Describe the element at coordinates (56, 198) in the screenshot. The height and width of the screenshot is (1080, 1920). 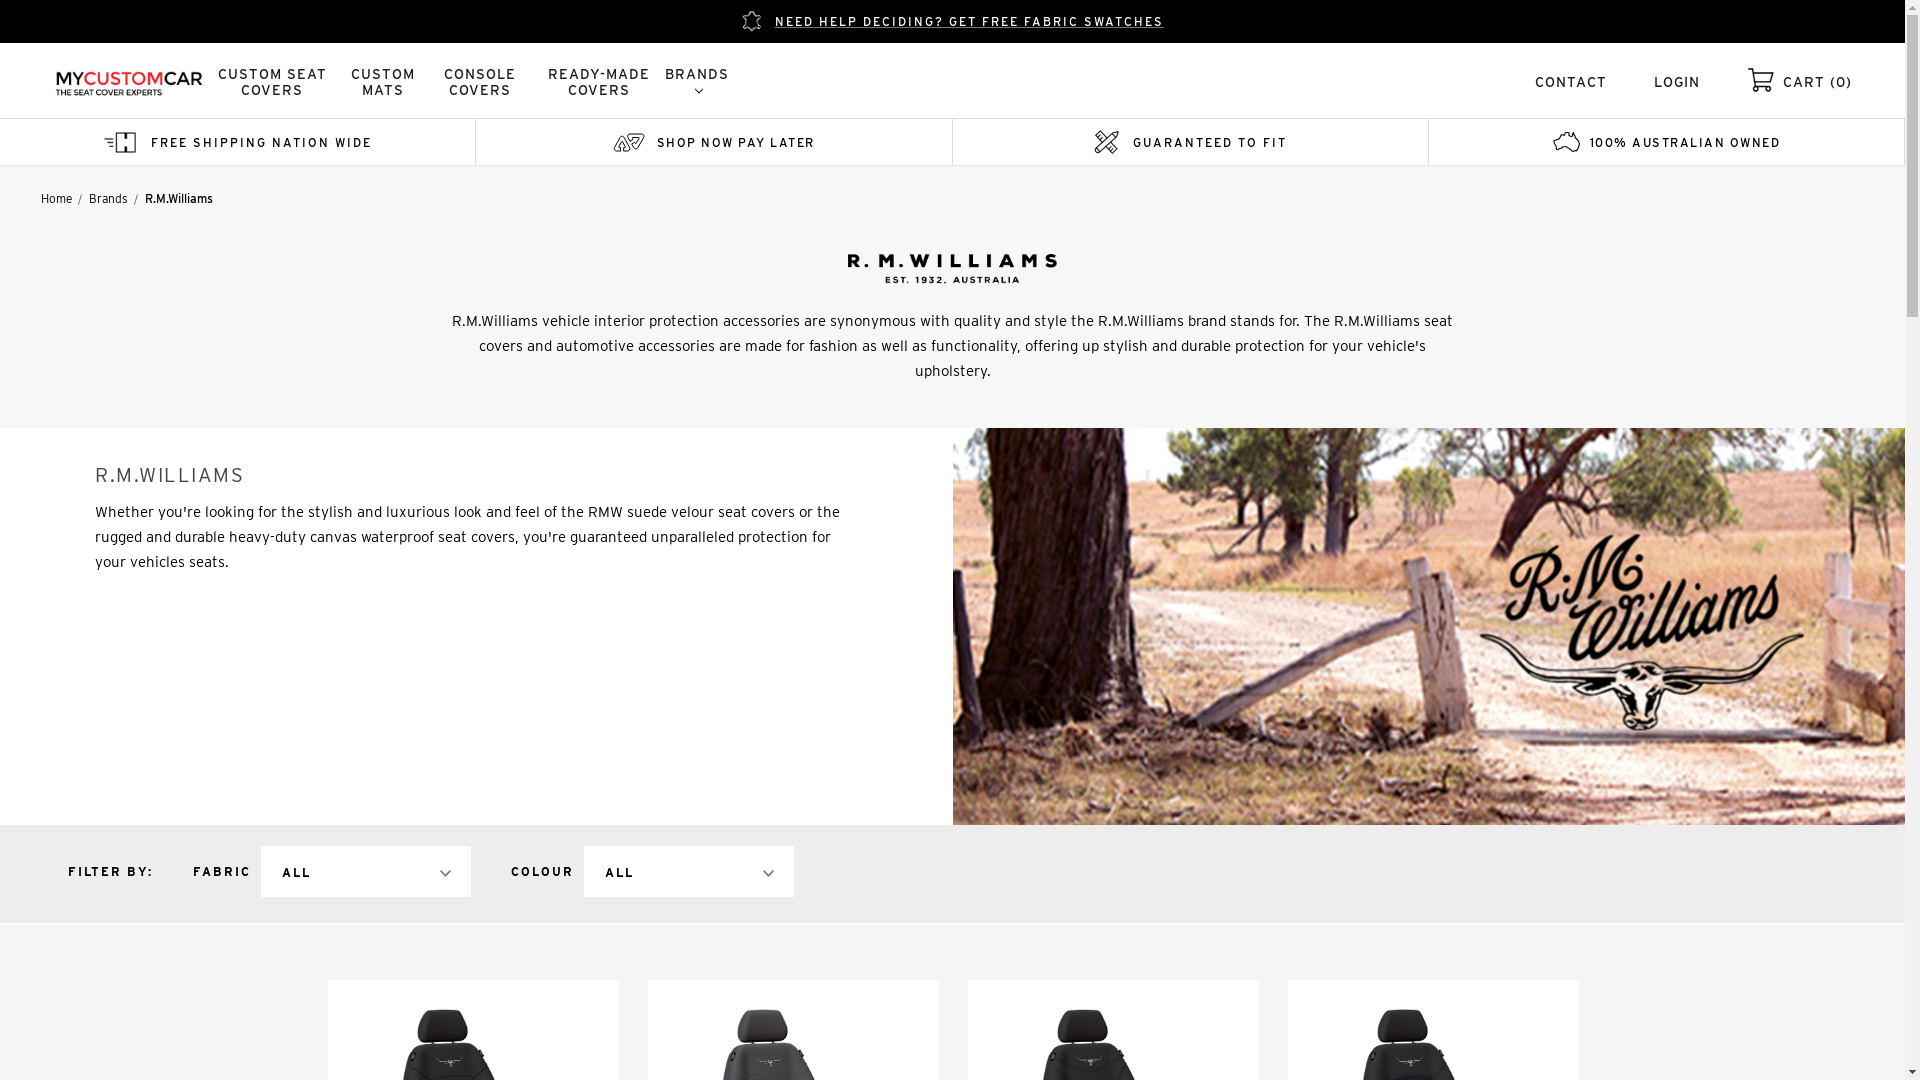
I see `'Home'` at that location.